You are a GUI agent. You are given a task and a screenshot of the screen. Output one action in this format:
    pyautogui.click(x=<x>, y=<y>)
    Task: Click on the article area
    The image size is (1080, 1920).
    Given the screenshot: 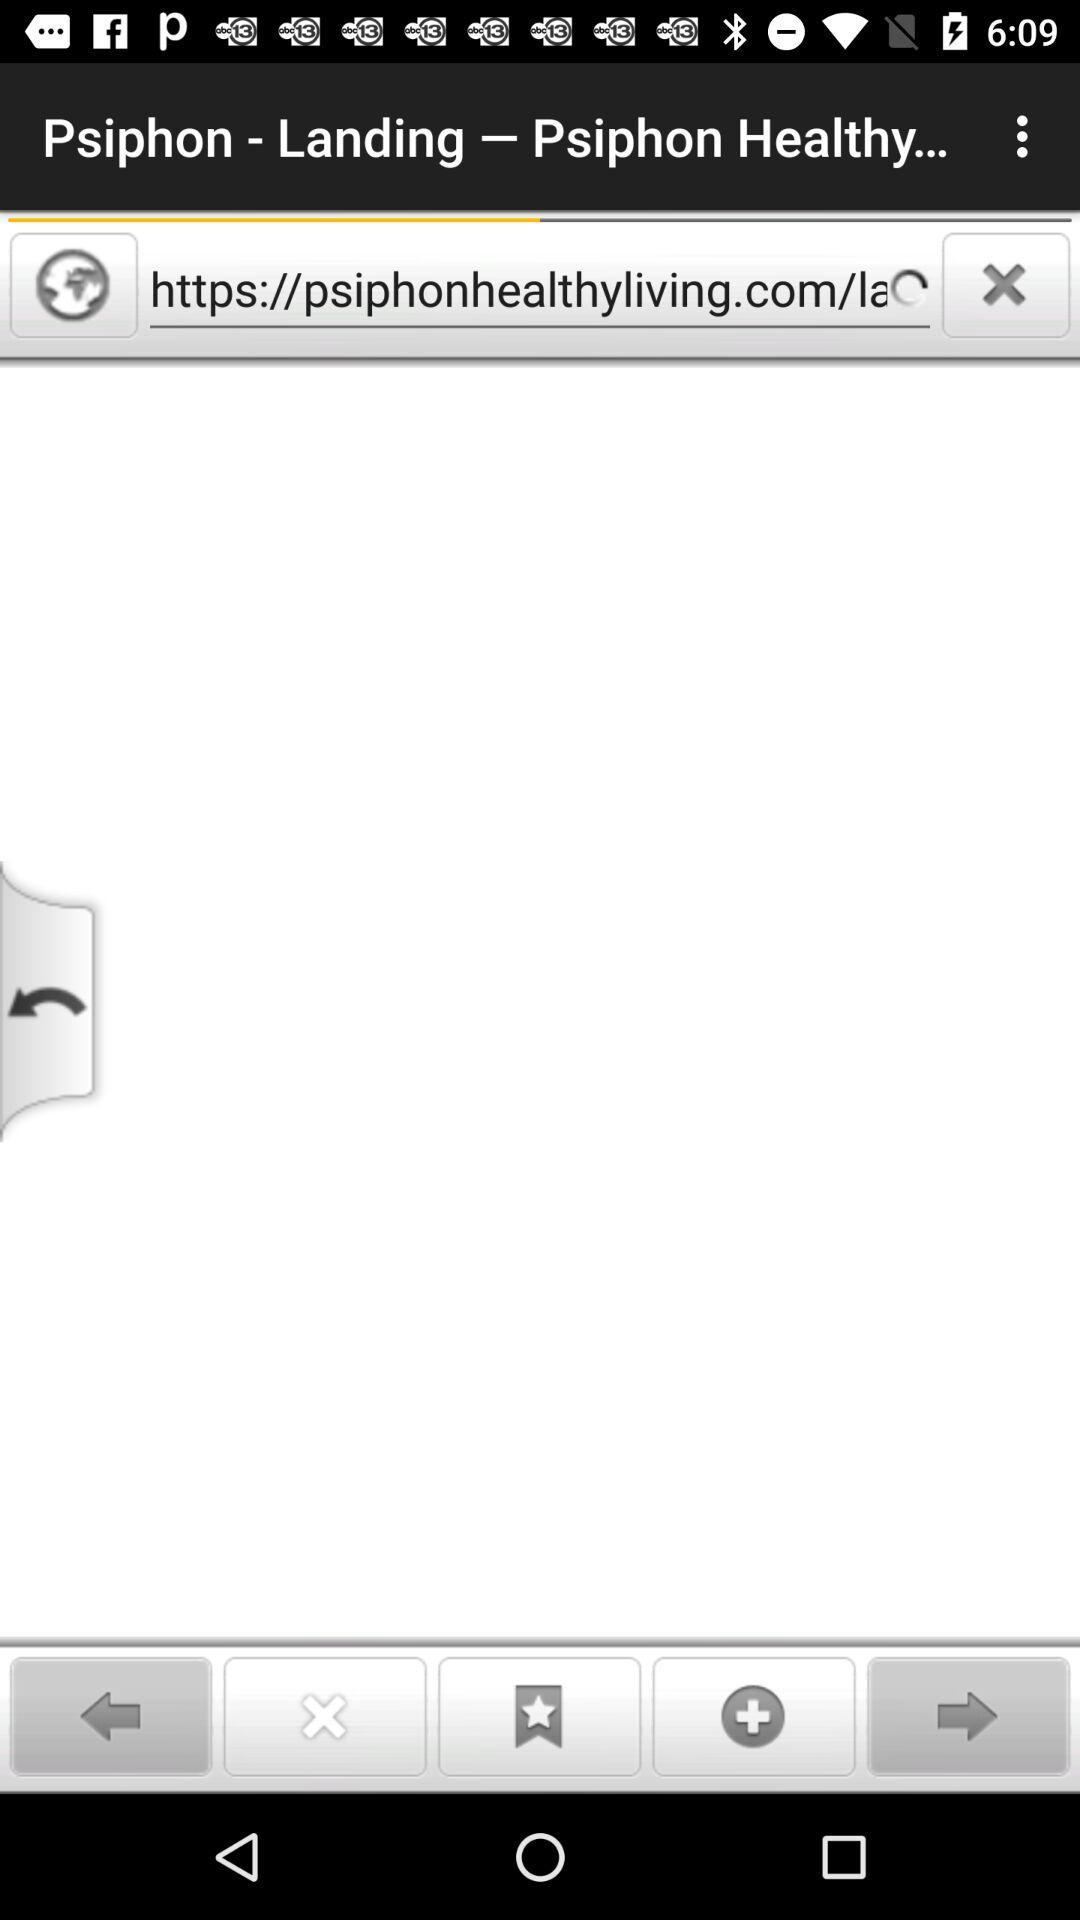 What is the action you would take?
    pyautogui.click(x=540, y=1079)
    